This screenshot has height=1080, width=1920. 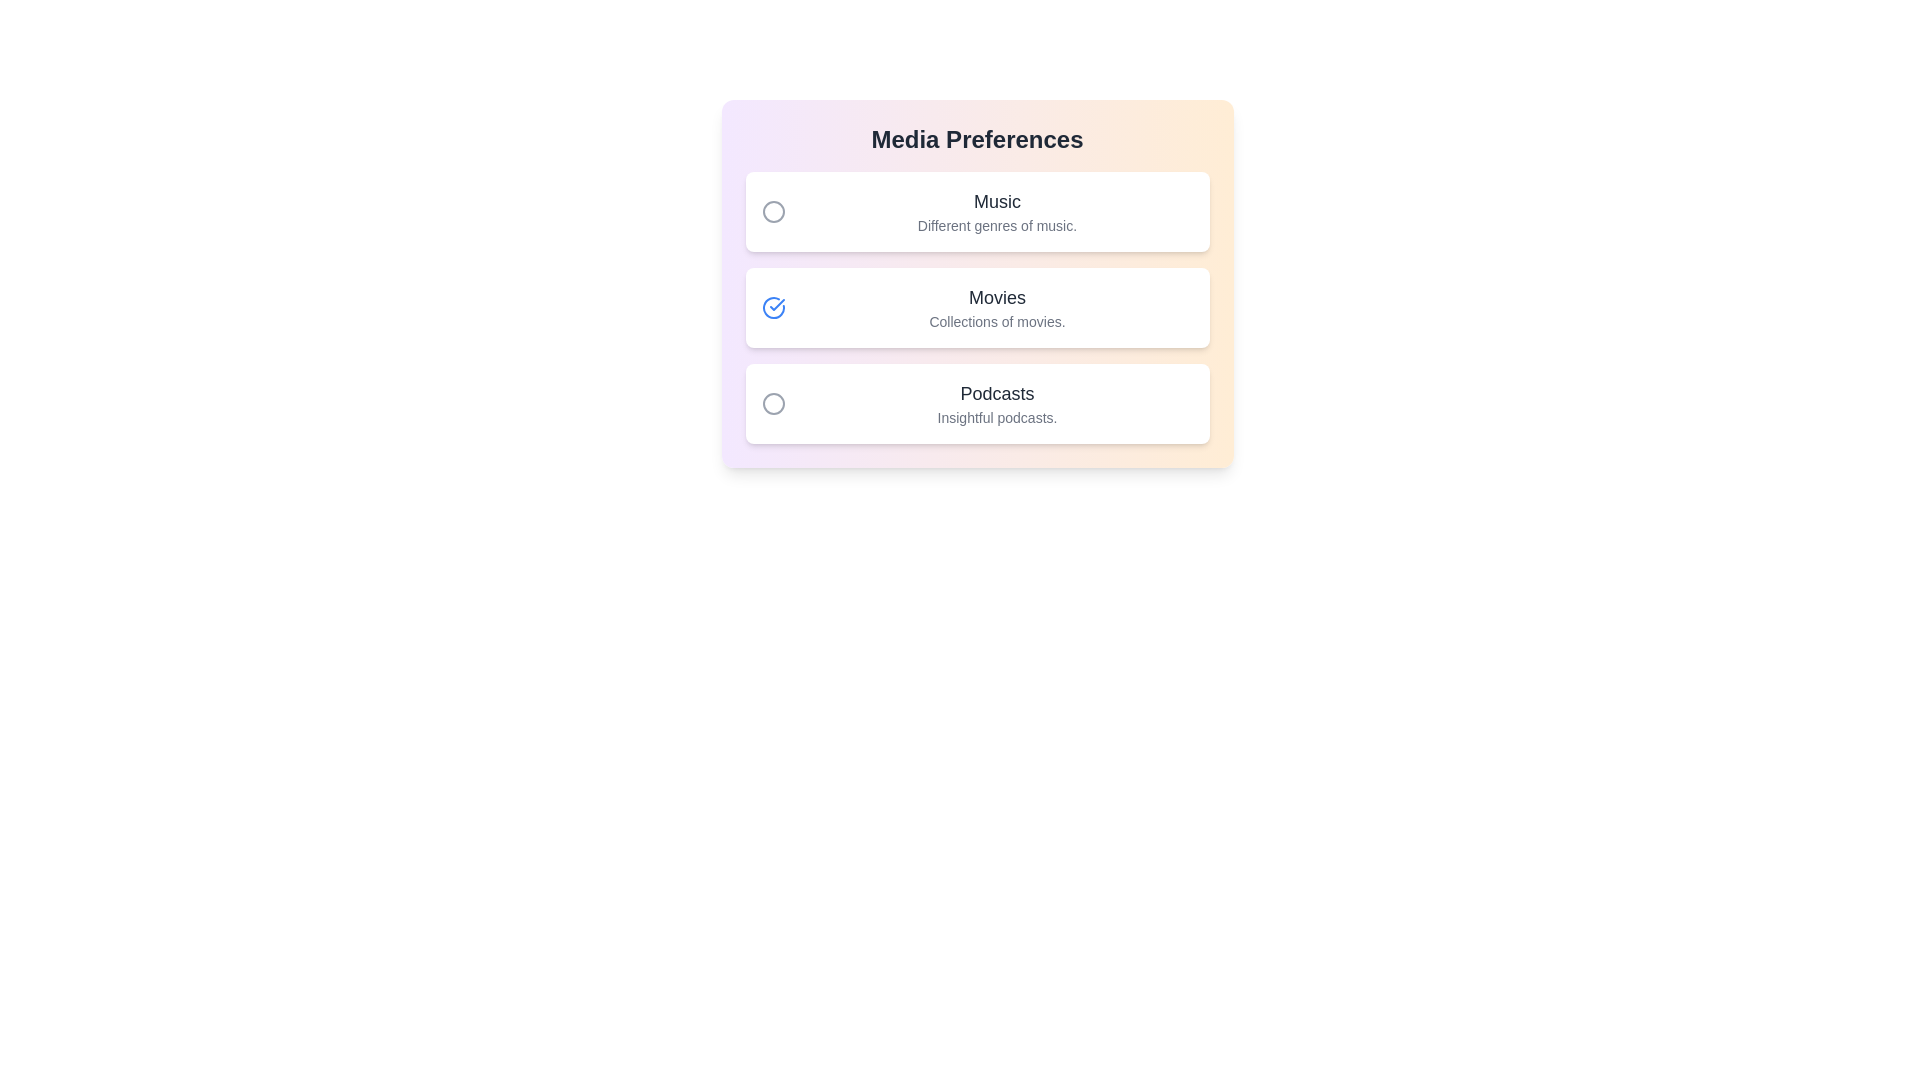 What do you see at coordinates (772, 308) in the screenshot?
I see `the toggle button next to 'Movies' to enable or disable its preference` at bounding box center [772, 308].